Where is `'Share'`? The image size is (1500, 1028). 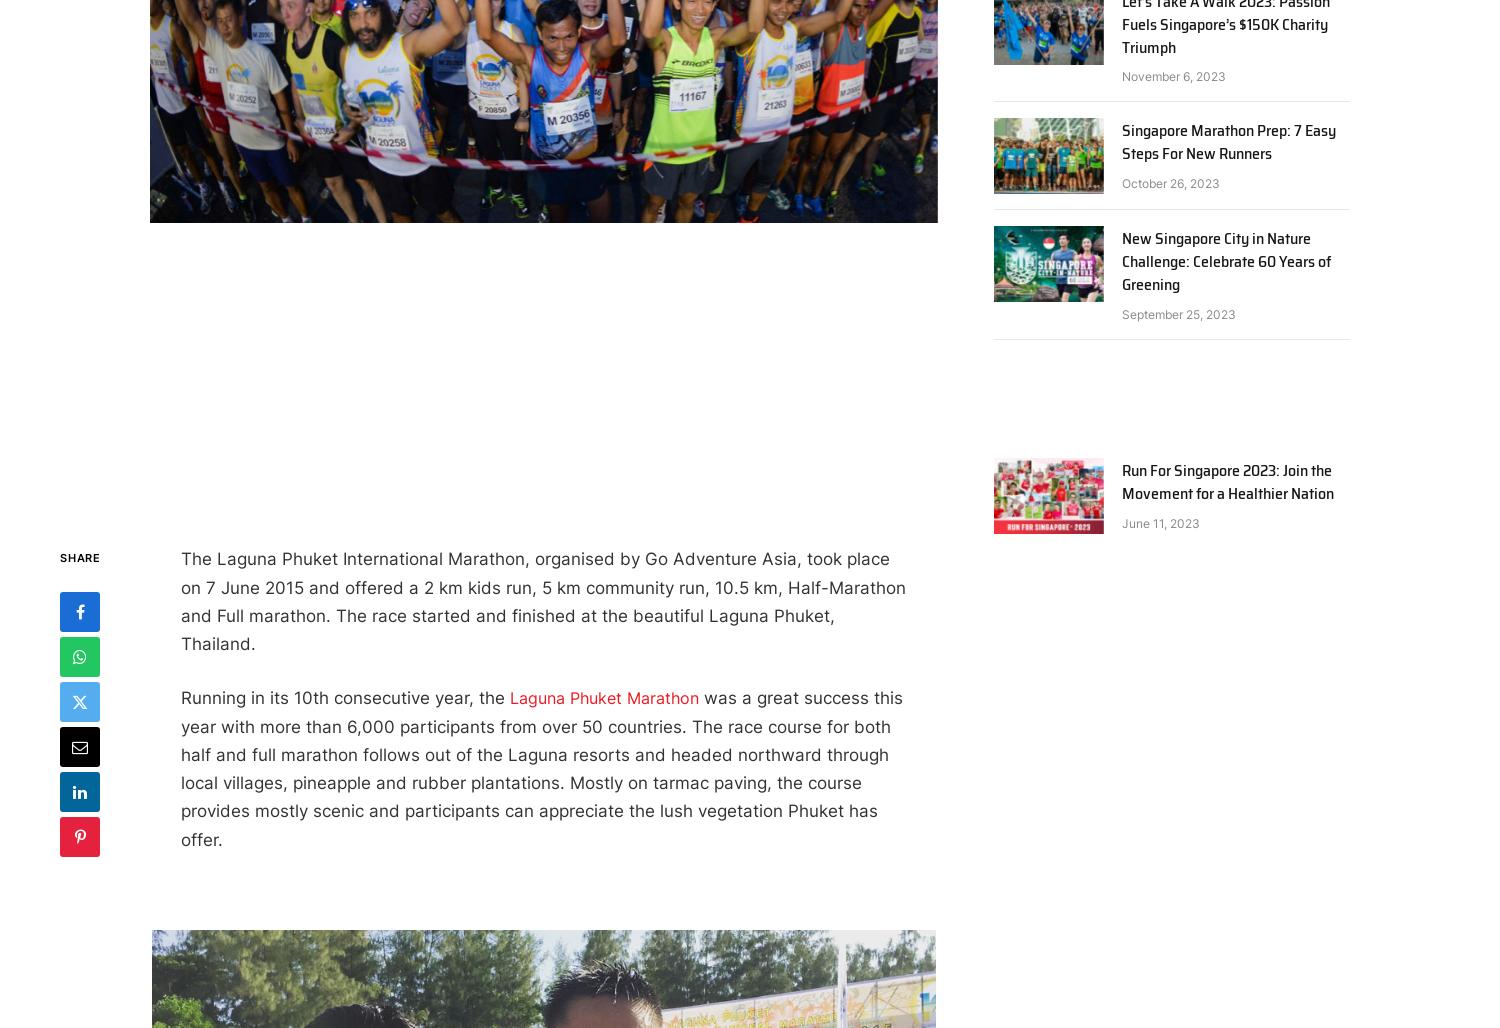
'Share' is located at coordinates (78, 557).